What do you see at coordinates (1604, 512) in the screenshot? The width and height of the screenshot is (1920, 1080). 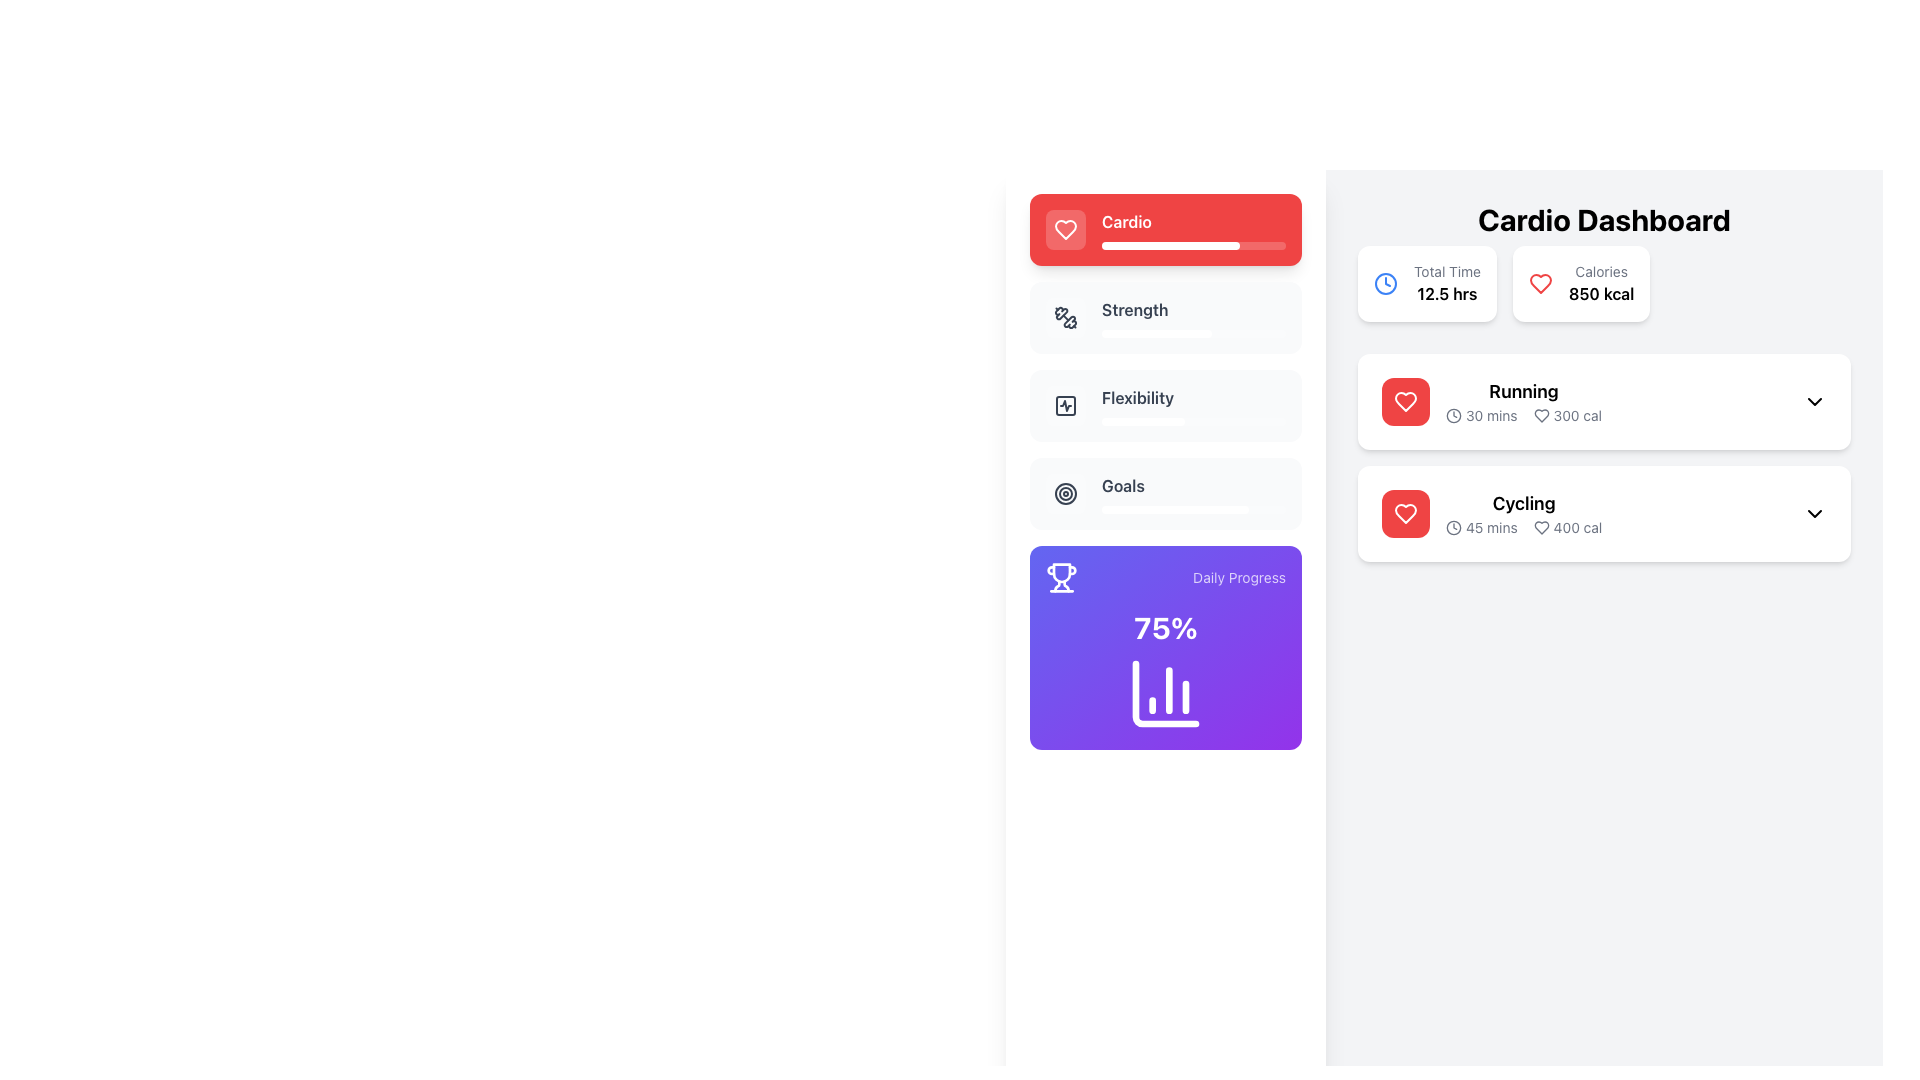 I see `the second list item representing 'Cycling' under the 'Cardio Dashboard'` at bounding box center [1604, 512].